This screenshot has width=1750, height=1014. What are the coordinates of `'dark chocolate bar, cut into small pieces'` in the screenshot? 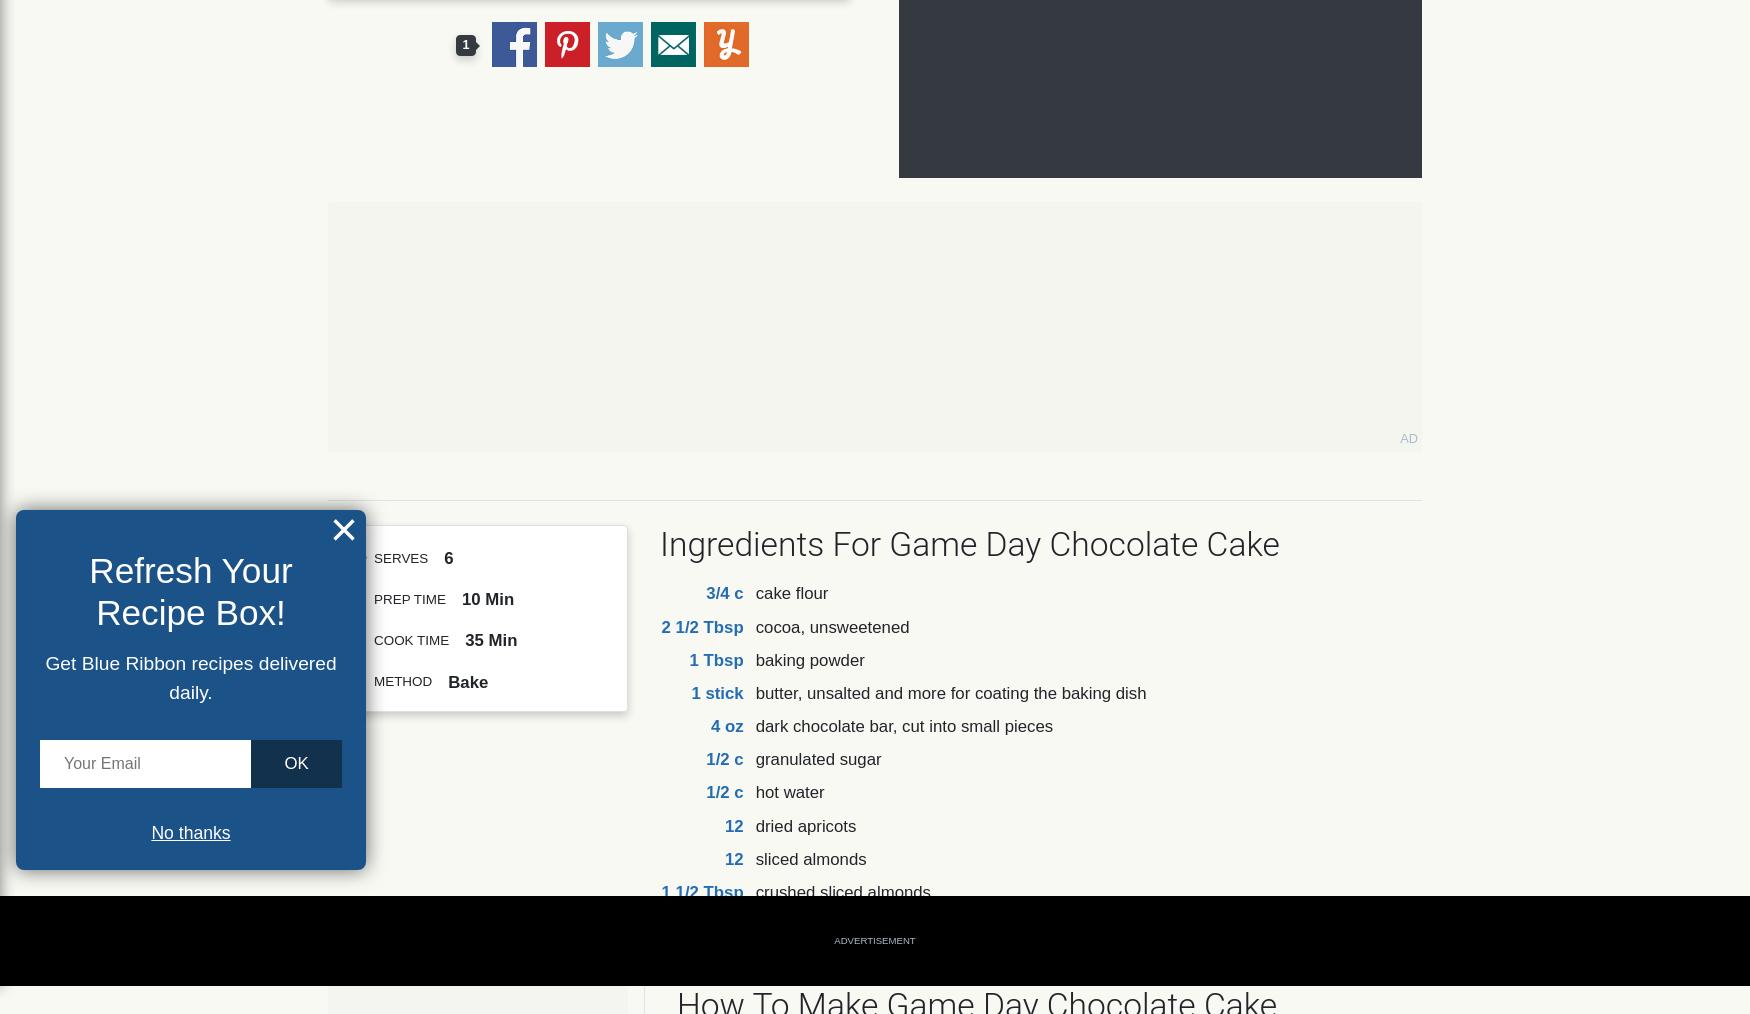 It's located at (903, 725).